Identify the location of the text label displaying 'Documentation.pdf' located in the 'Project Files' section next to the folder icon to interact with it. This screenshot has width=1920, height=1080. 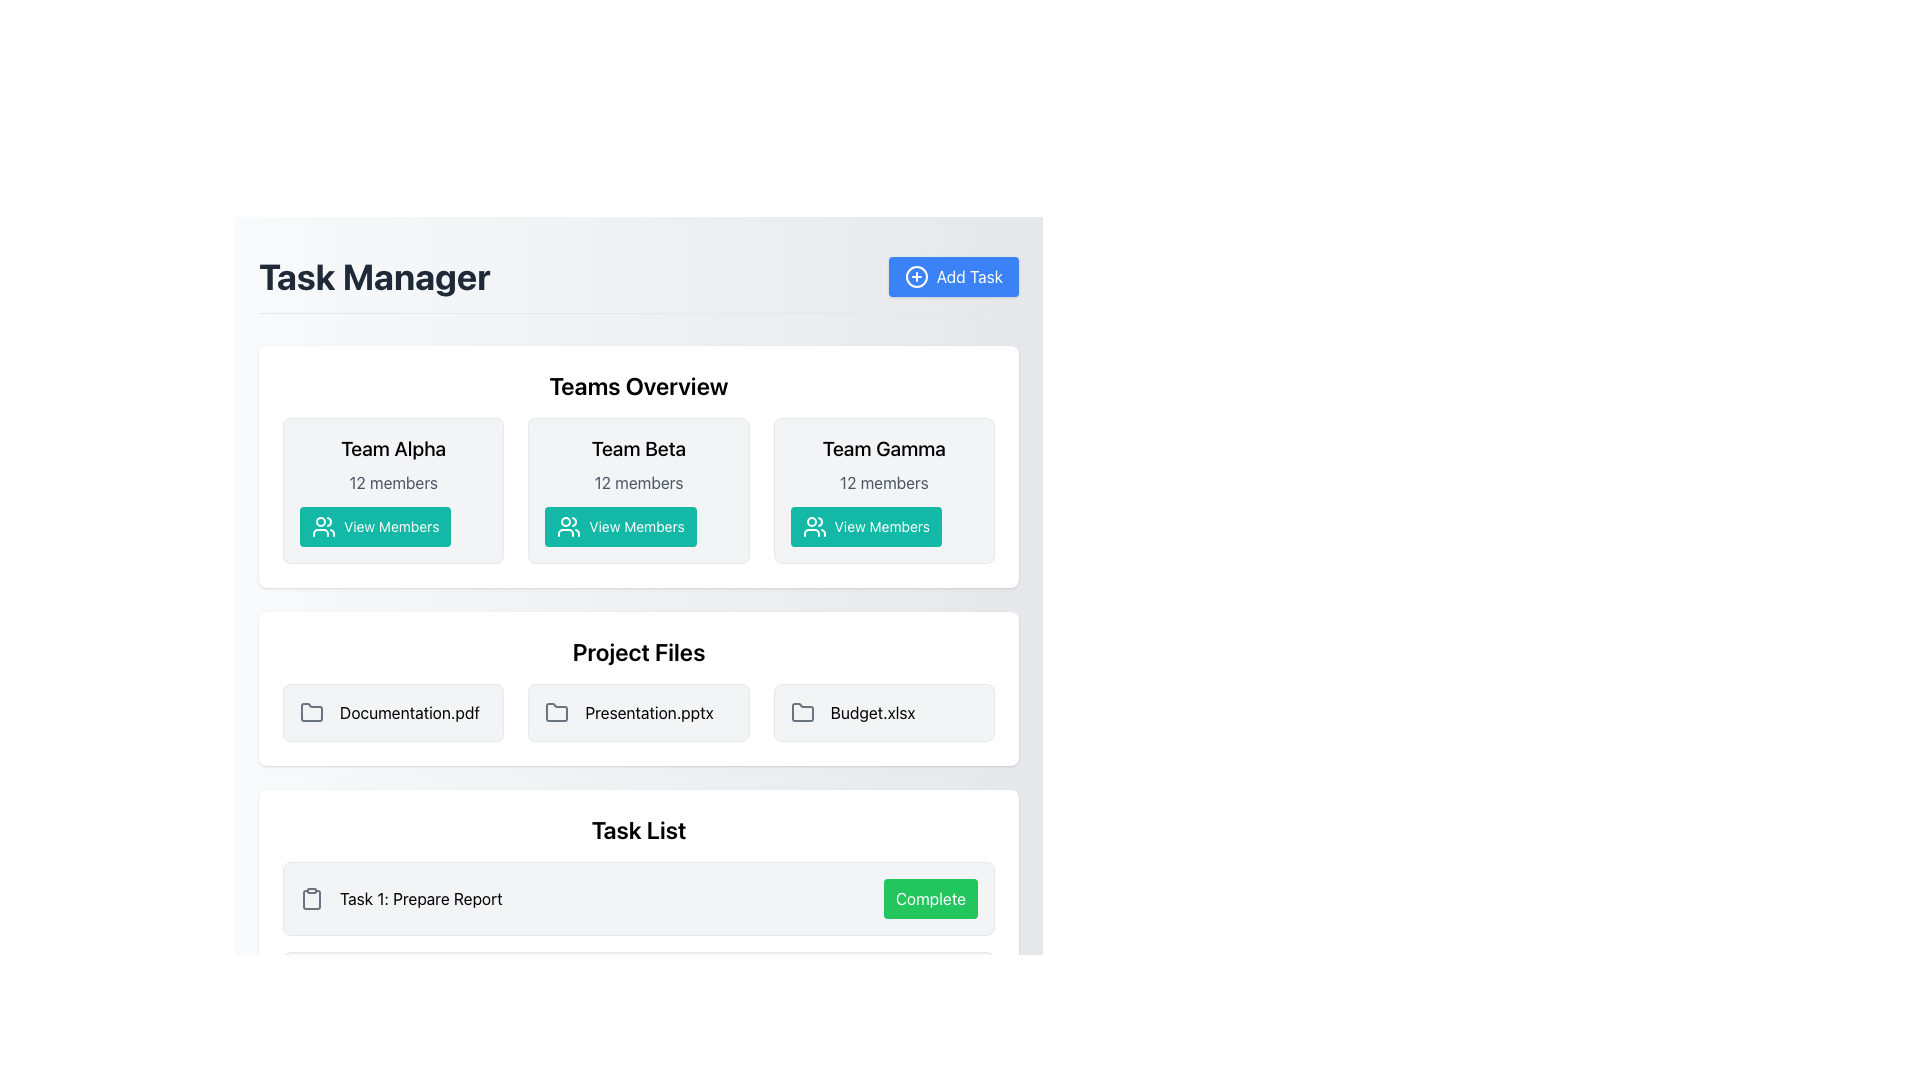
(408, 712).